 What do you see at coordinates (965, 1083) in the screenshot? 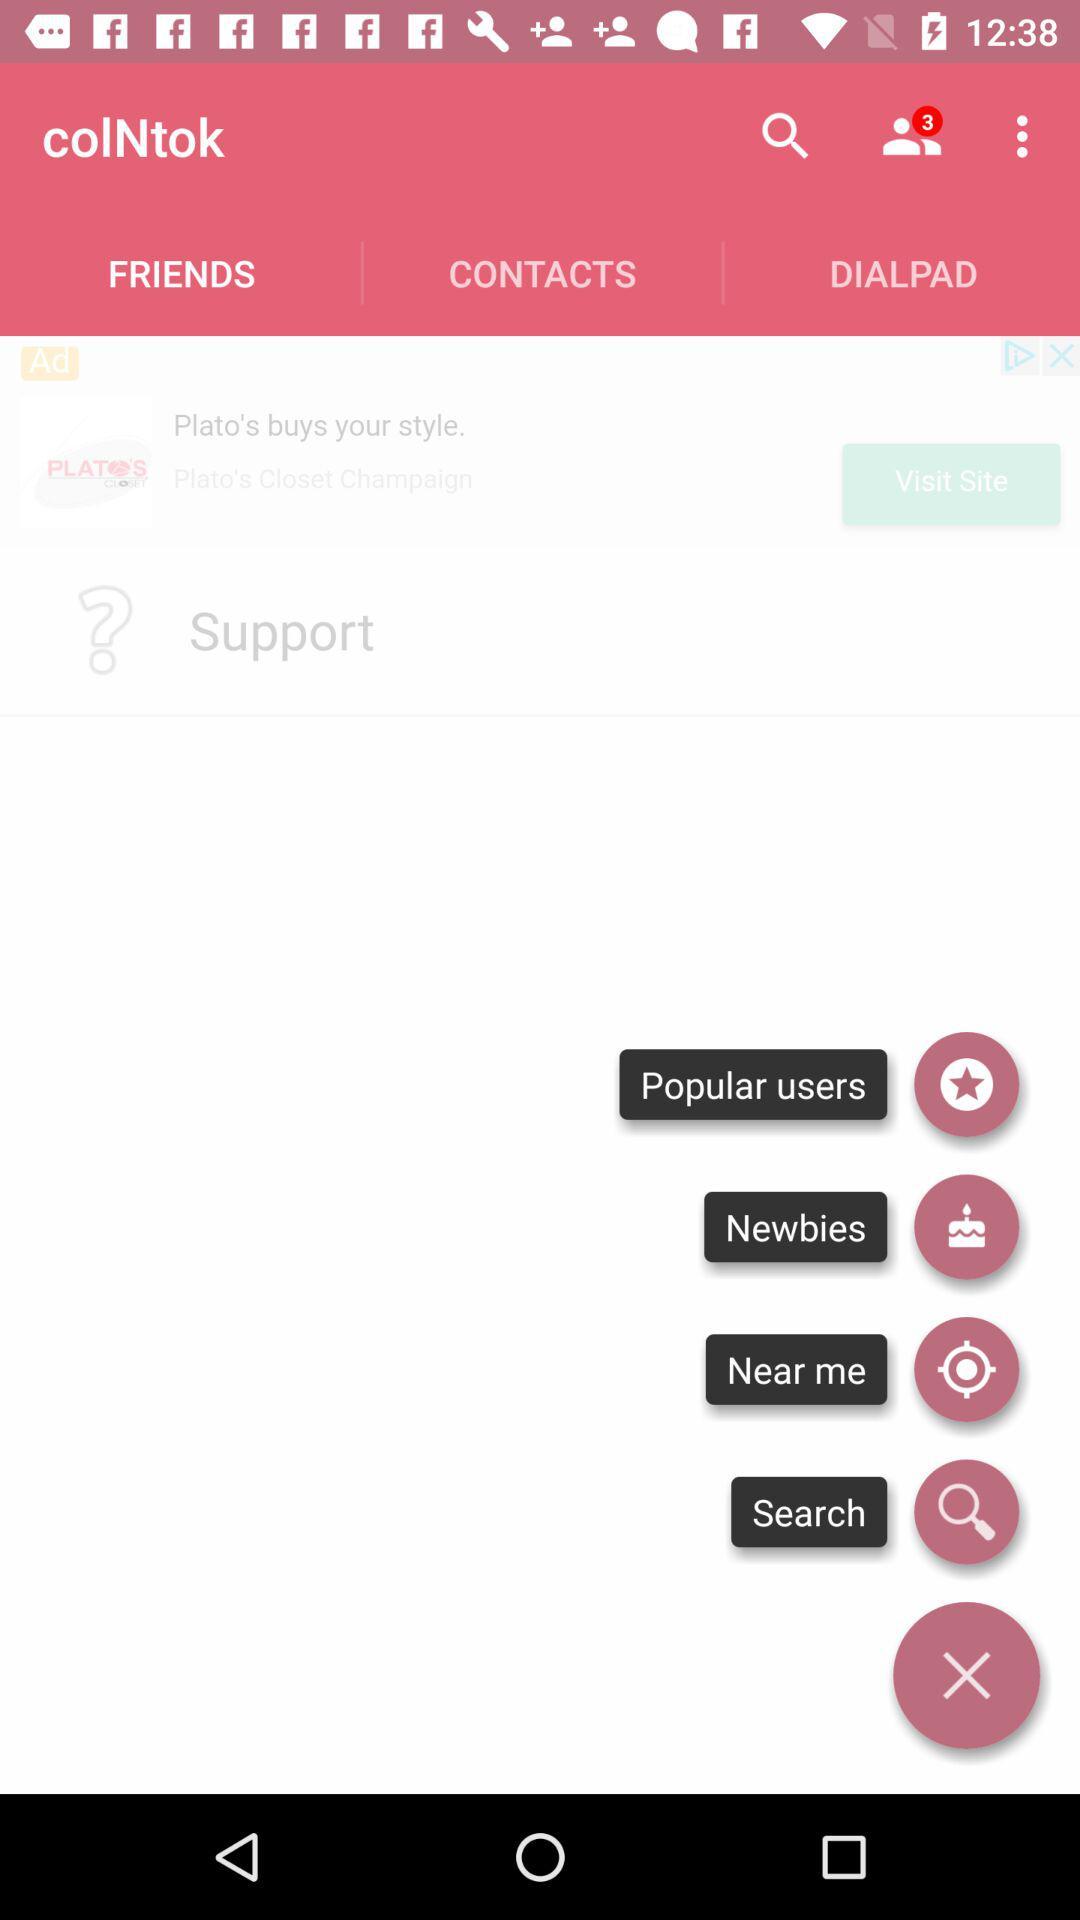
I see `icon next to popular users` at bounding box center [965, 1083].